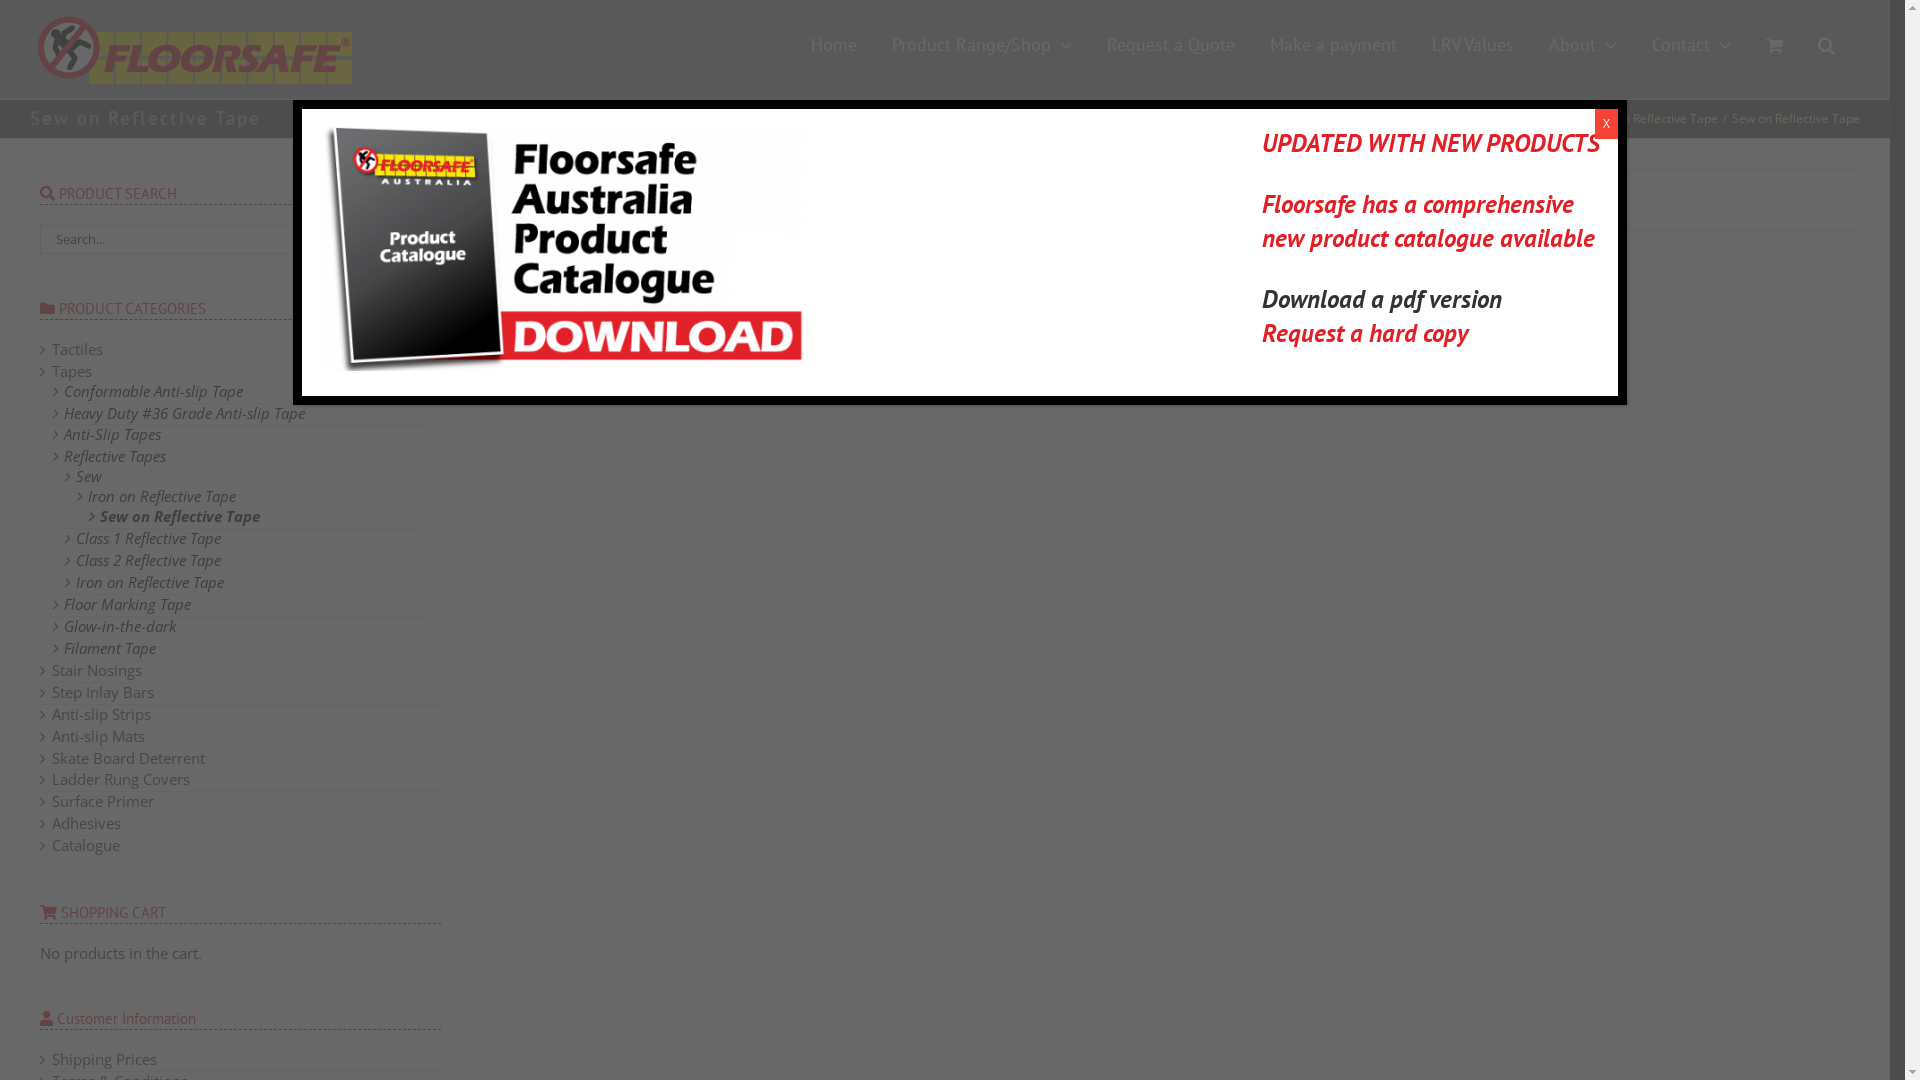  I want to click on 'Skate Board Deterrent', so click(52, 758).